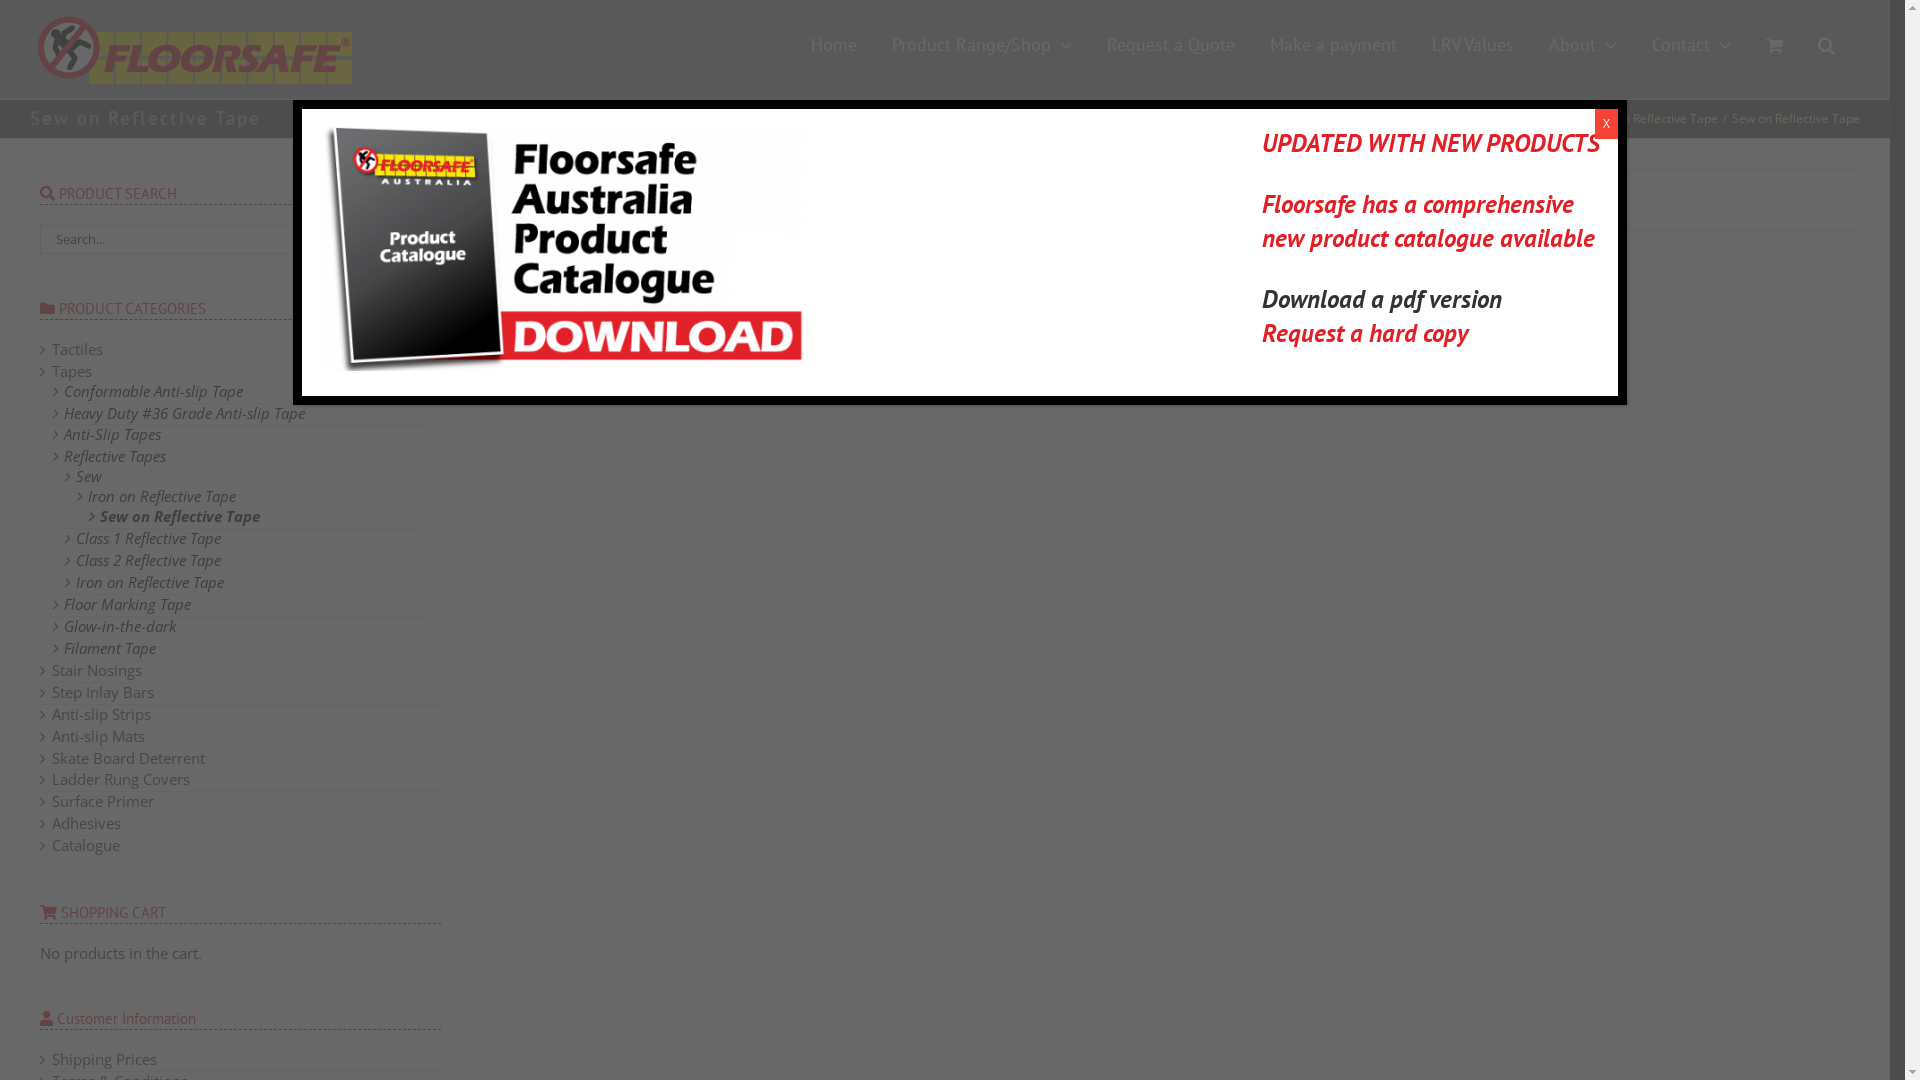  I want to click on 'Skate Board Deterrent', so click(52, 758).